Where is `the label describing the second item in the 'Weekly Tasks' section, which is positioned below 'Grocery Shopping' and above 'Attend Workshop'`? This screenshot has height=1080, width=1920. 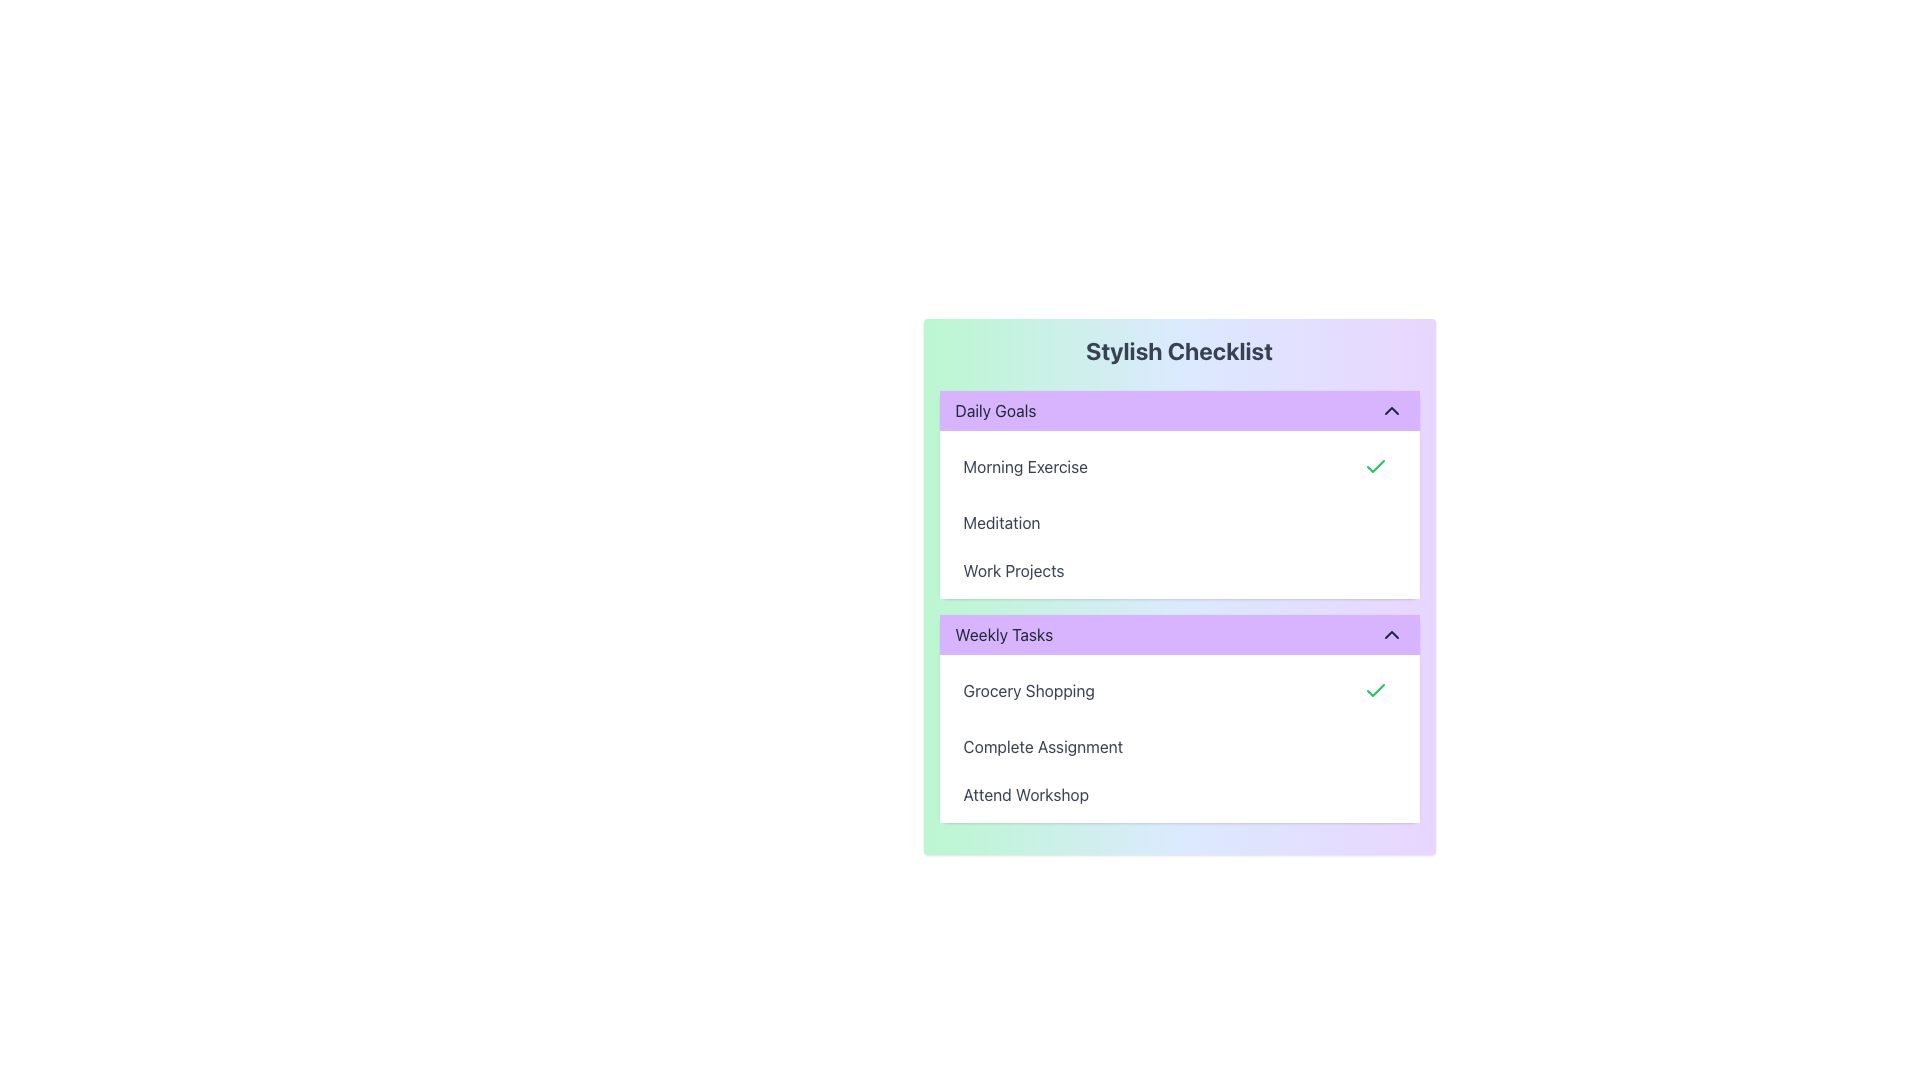 the label describing the second item in the 'Weekly Tasks' section, which is positioned below 'Grocery Shopping' and above 'Attend Workshop' is located at coordinates (1042, 747).